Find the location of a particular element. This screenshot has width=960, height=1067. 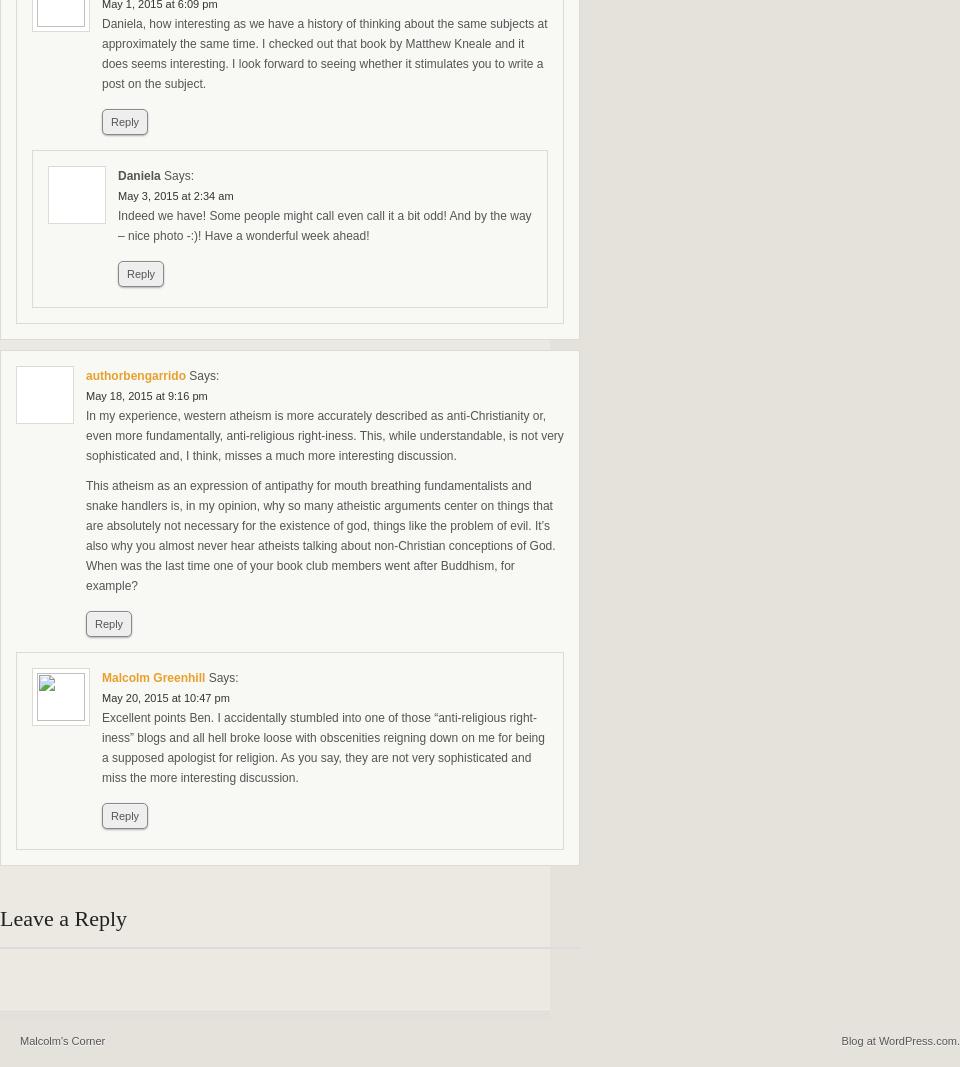

'Indeed we have! Some people might call even call it a bit odd! And by the way – nice photo -:)! Have a wonderful week ahead!' is located at coordinates (324, 225).